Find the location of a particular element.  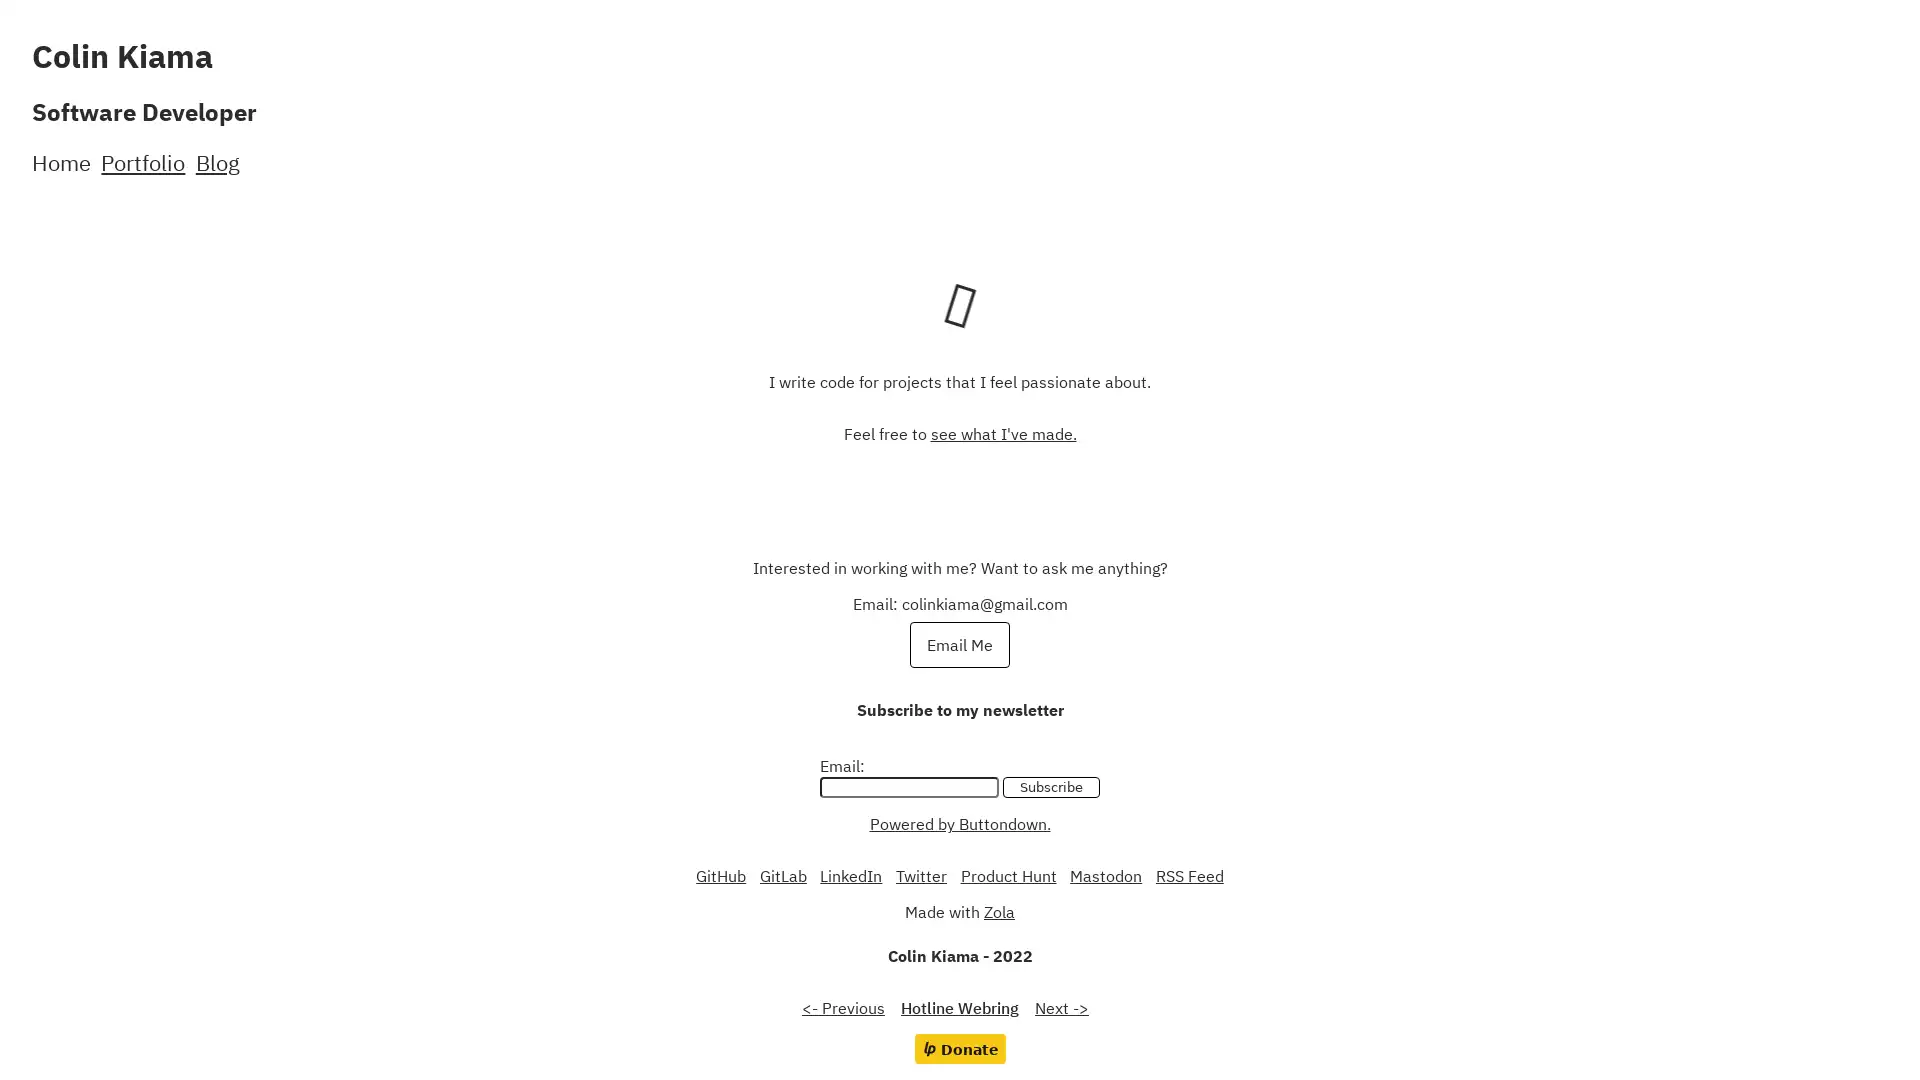

Subscribe is located at coordinates (1050, 786).